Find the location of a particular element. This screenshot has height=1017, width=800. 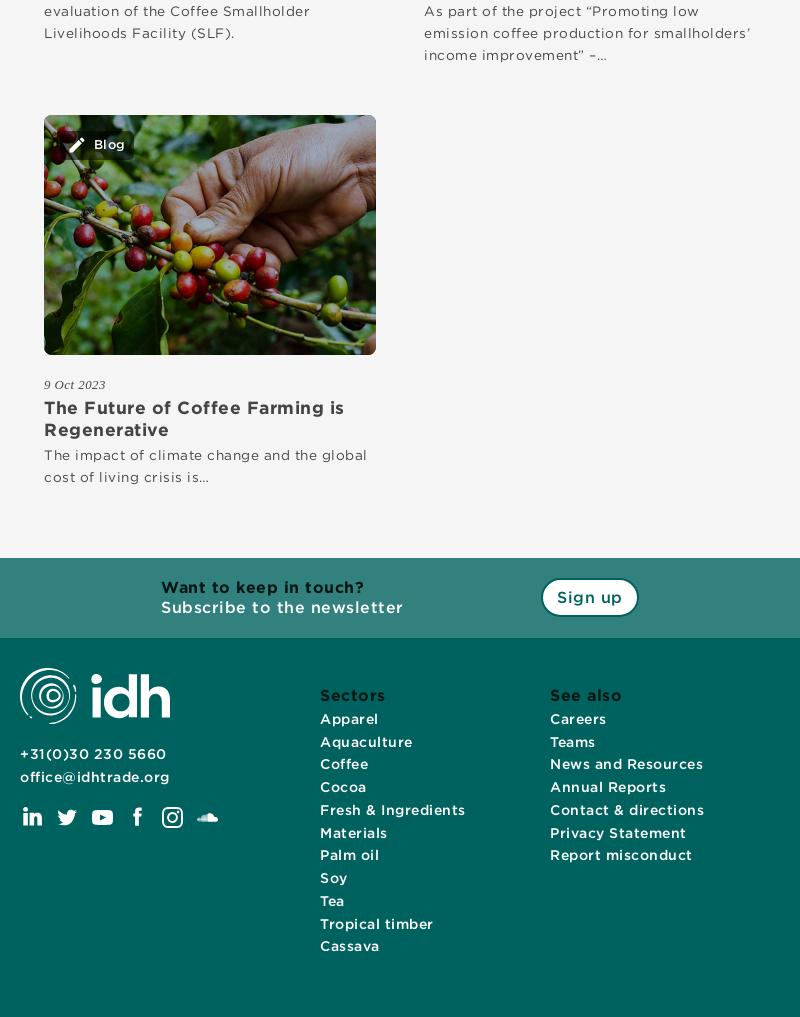

'Annual Reports' is located at coordinates (550, 786).